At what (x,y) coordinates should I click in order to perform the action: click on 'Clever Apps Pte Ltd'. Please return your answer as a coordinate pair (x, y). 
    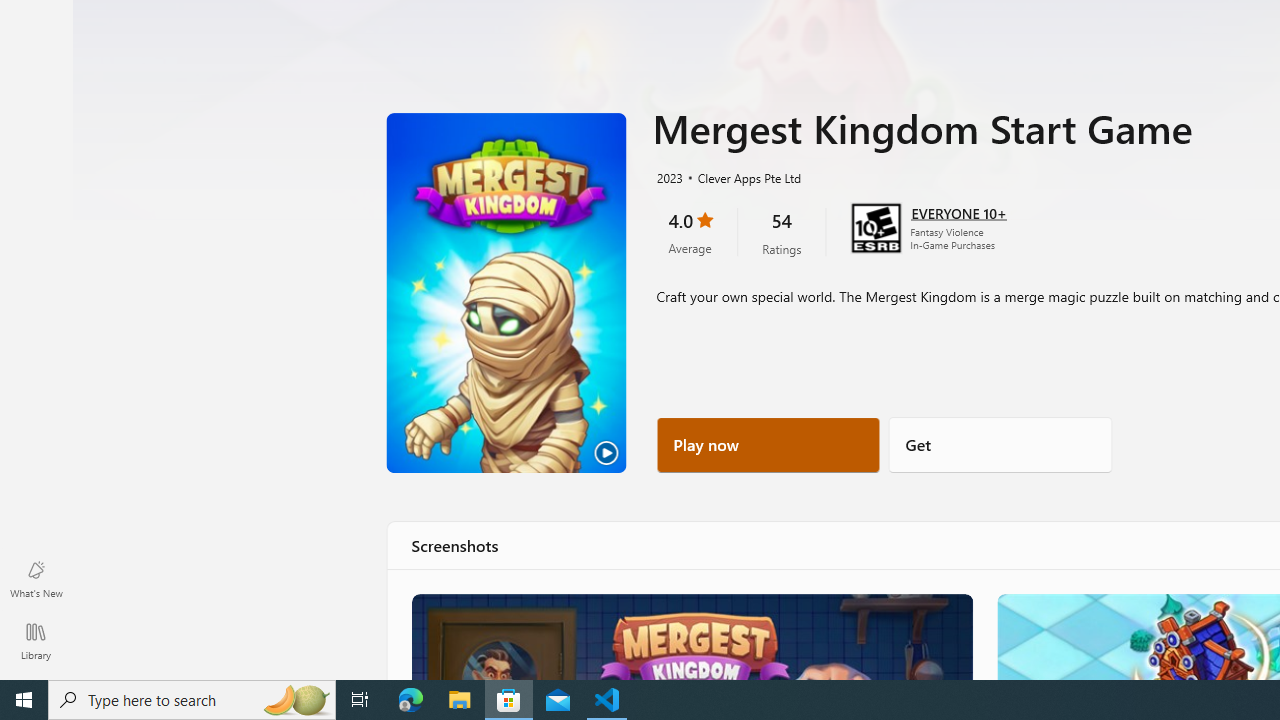
    Looking at the image, I should click on (740, 176).